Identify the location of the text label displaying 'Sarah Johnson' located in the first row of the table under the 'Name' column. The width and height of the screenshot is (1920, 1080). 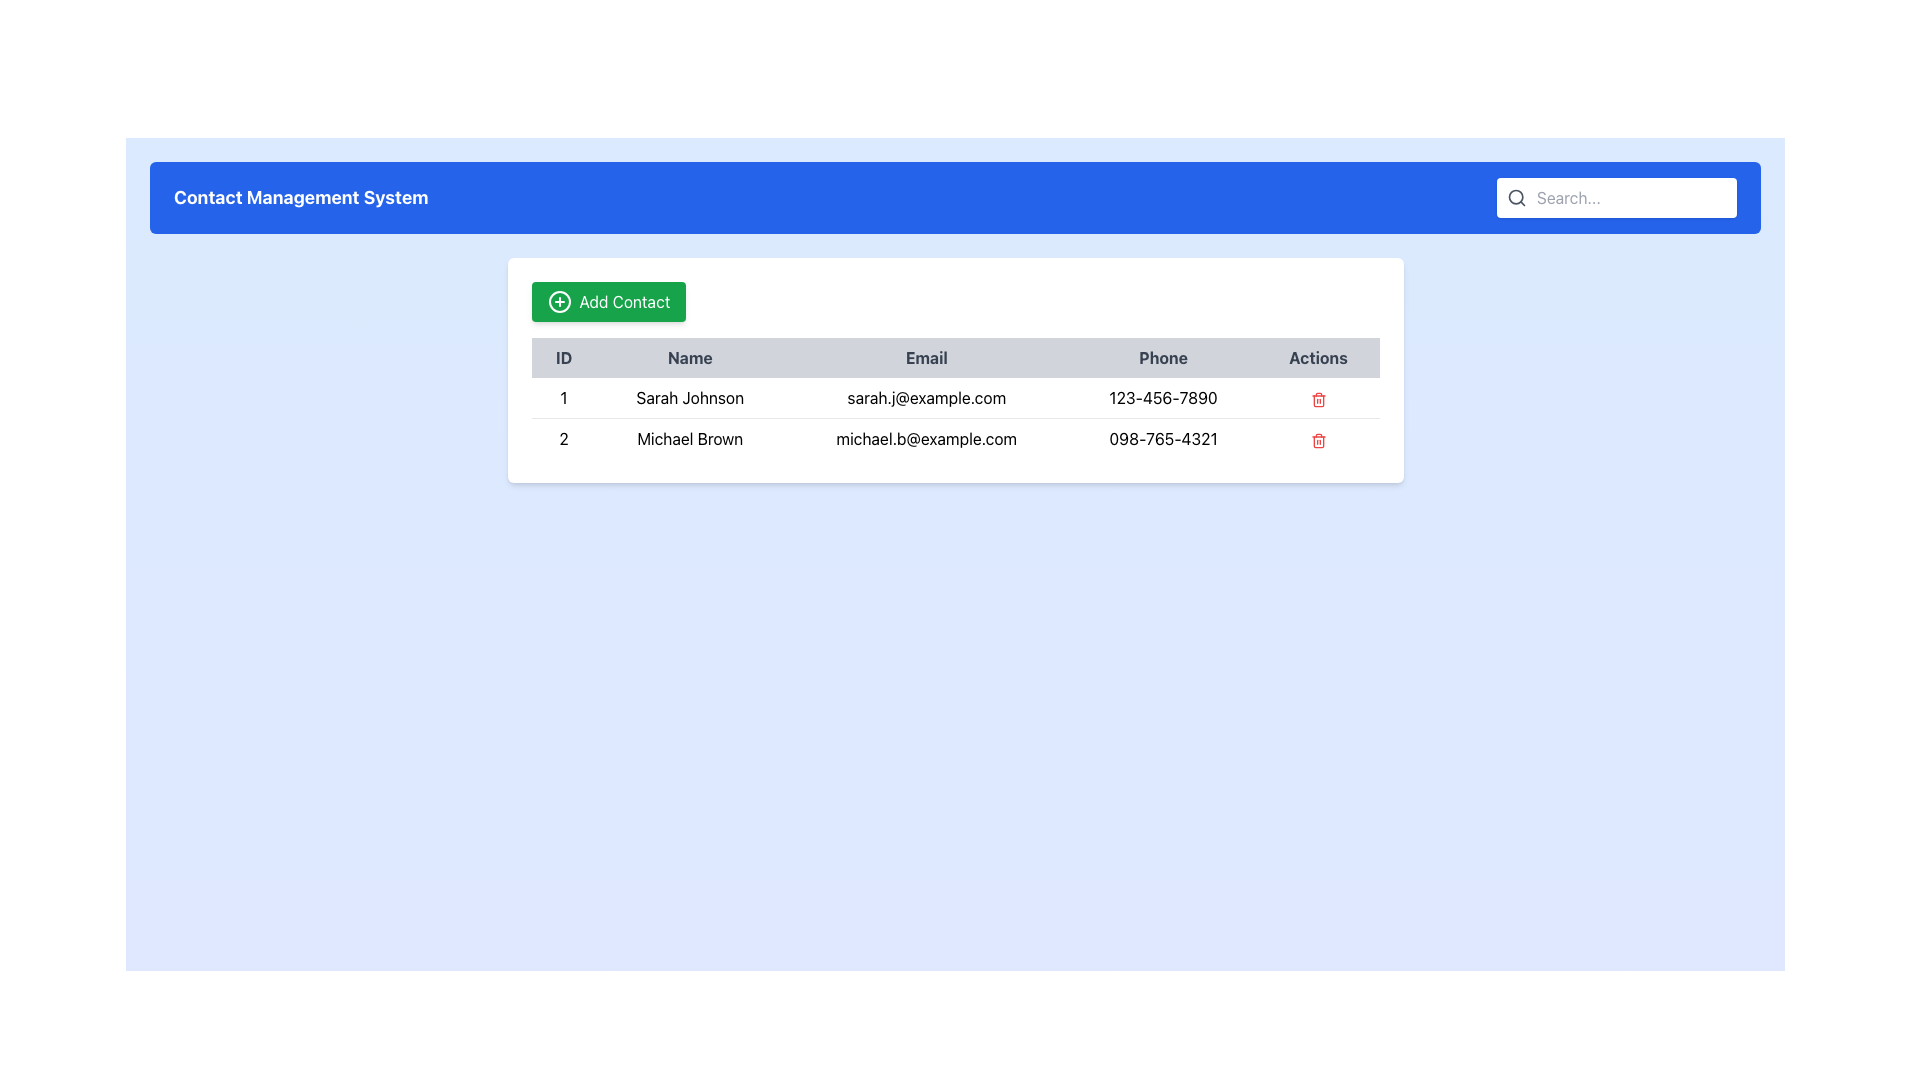
(690, 398).